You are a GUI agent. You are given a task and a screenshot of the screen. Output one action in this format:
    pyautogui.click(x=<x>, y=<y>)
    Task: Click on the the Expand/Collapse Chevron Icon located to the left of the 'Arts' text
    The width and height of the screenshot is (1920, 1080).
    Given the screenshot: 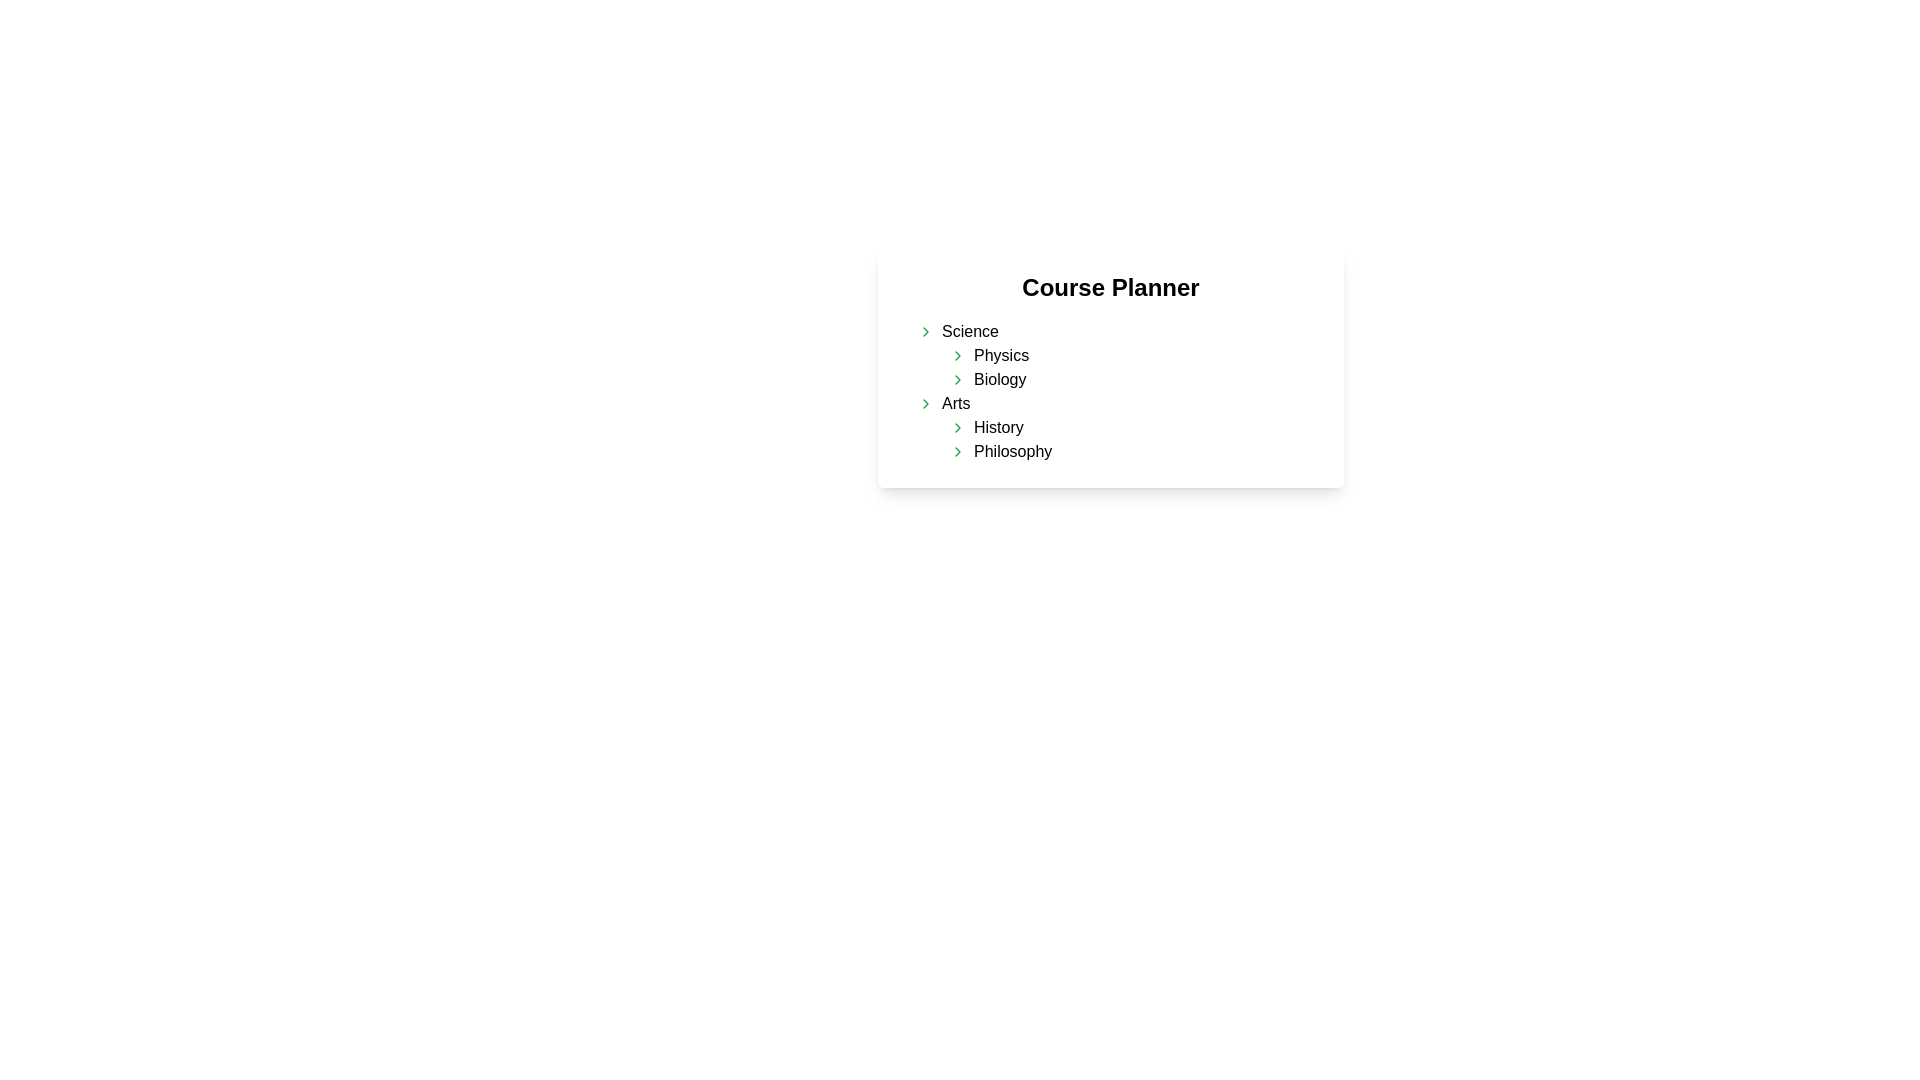 What is the action you would take?
    pyautogui.click(x=925, y=404)
    